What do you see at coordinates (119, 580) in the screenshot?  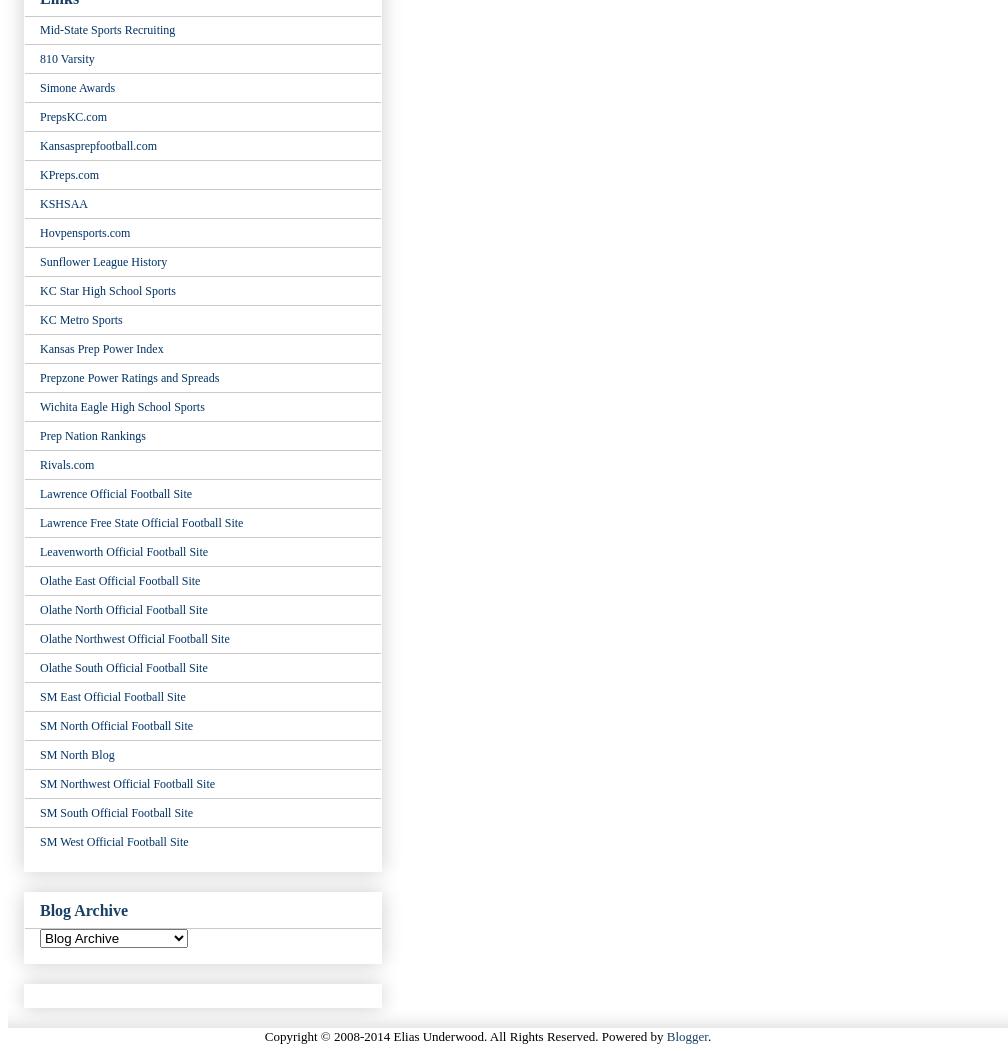 I see `'Olathe East Official Football Site'` at bounding box center [119, 580].